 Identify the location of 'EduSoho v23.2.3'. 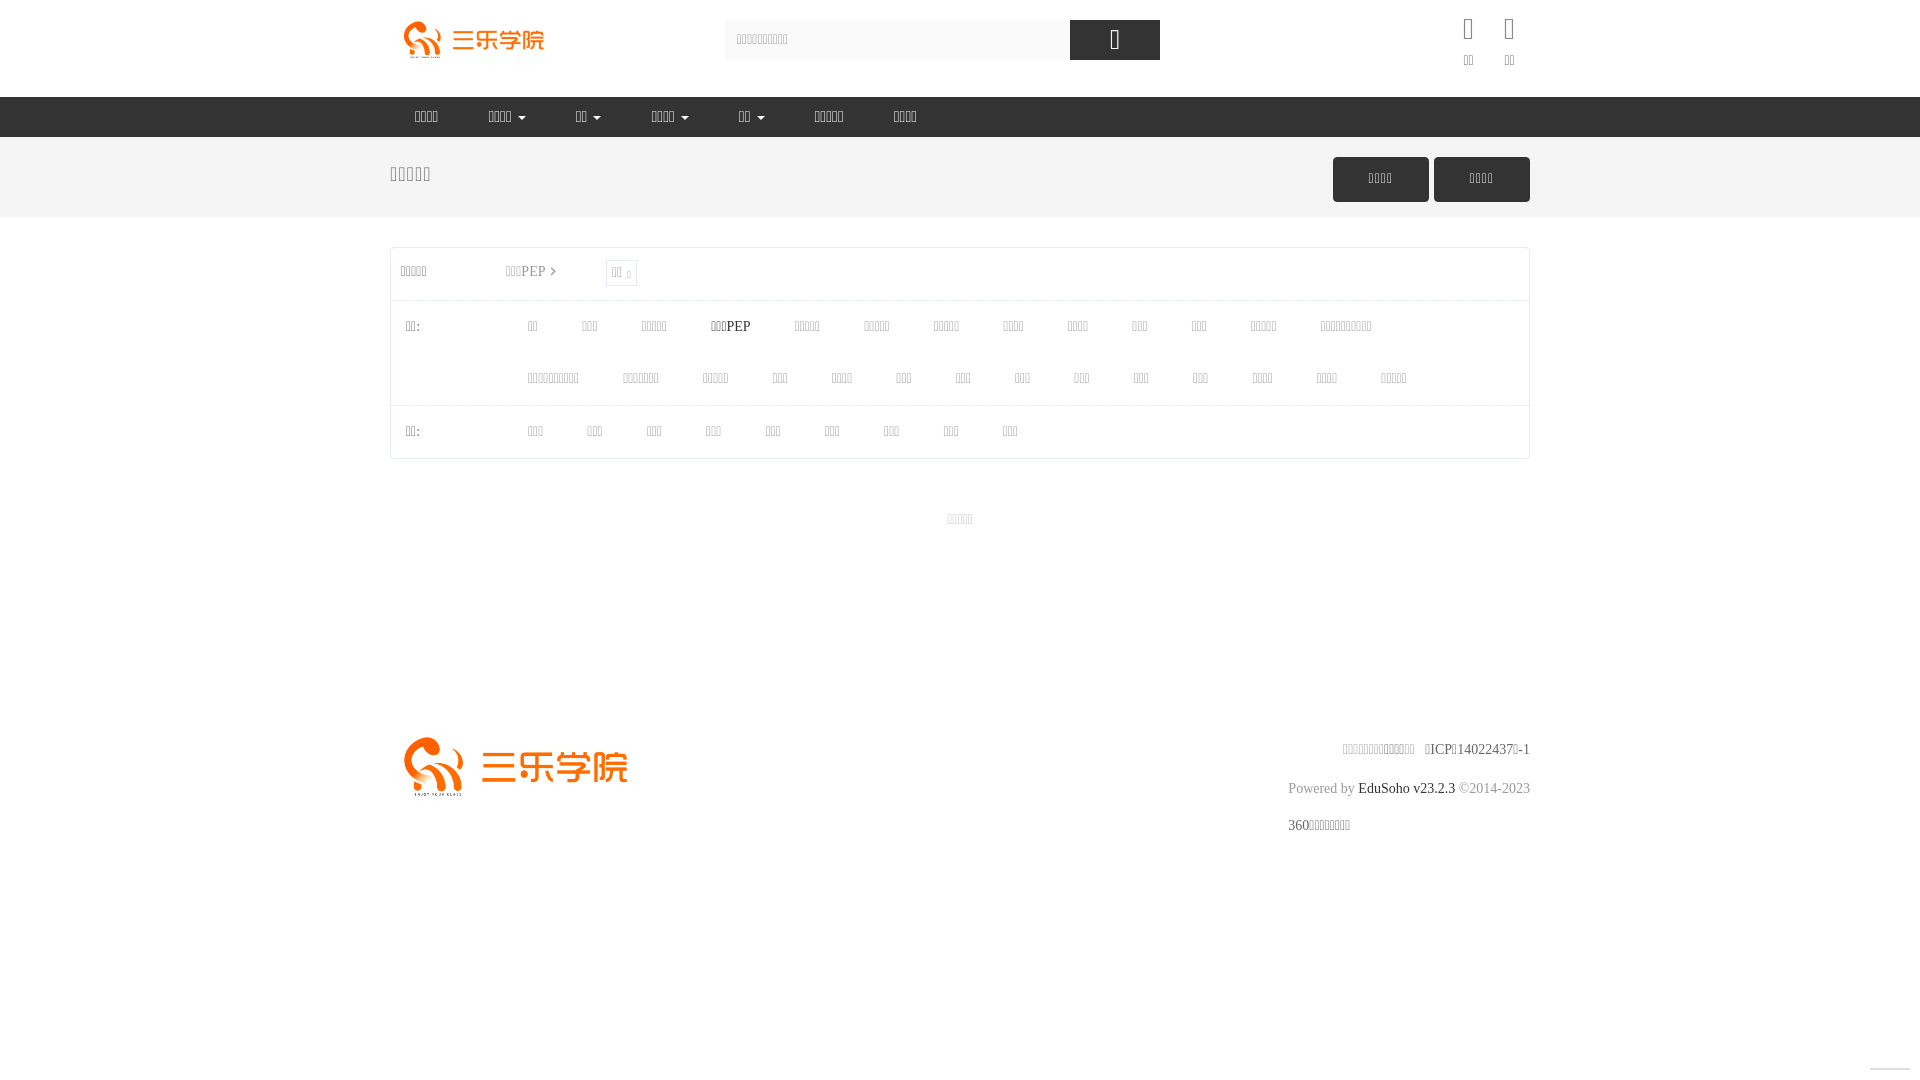
(1405, 787).